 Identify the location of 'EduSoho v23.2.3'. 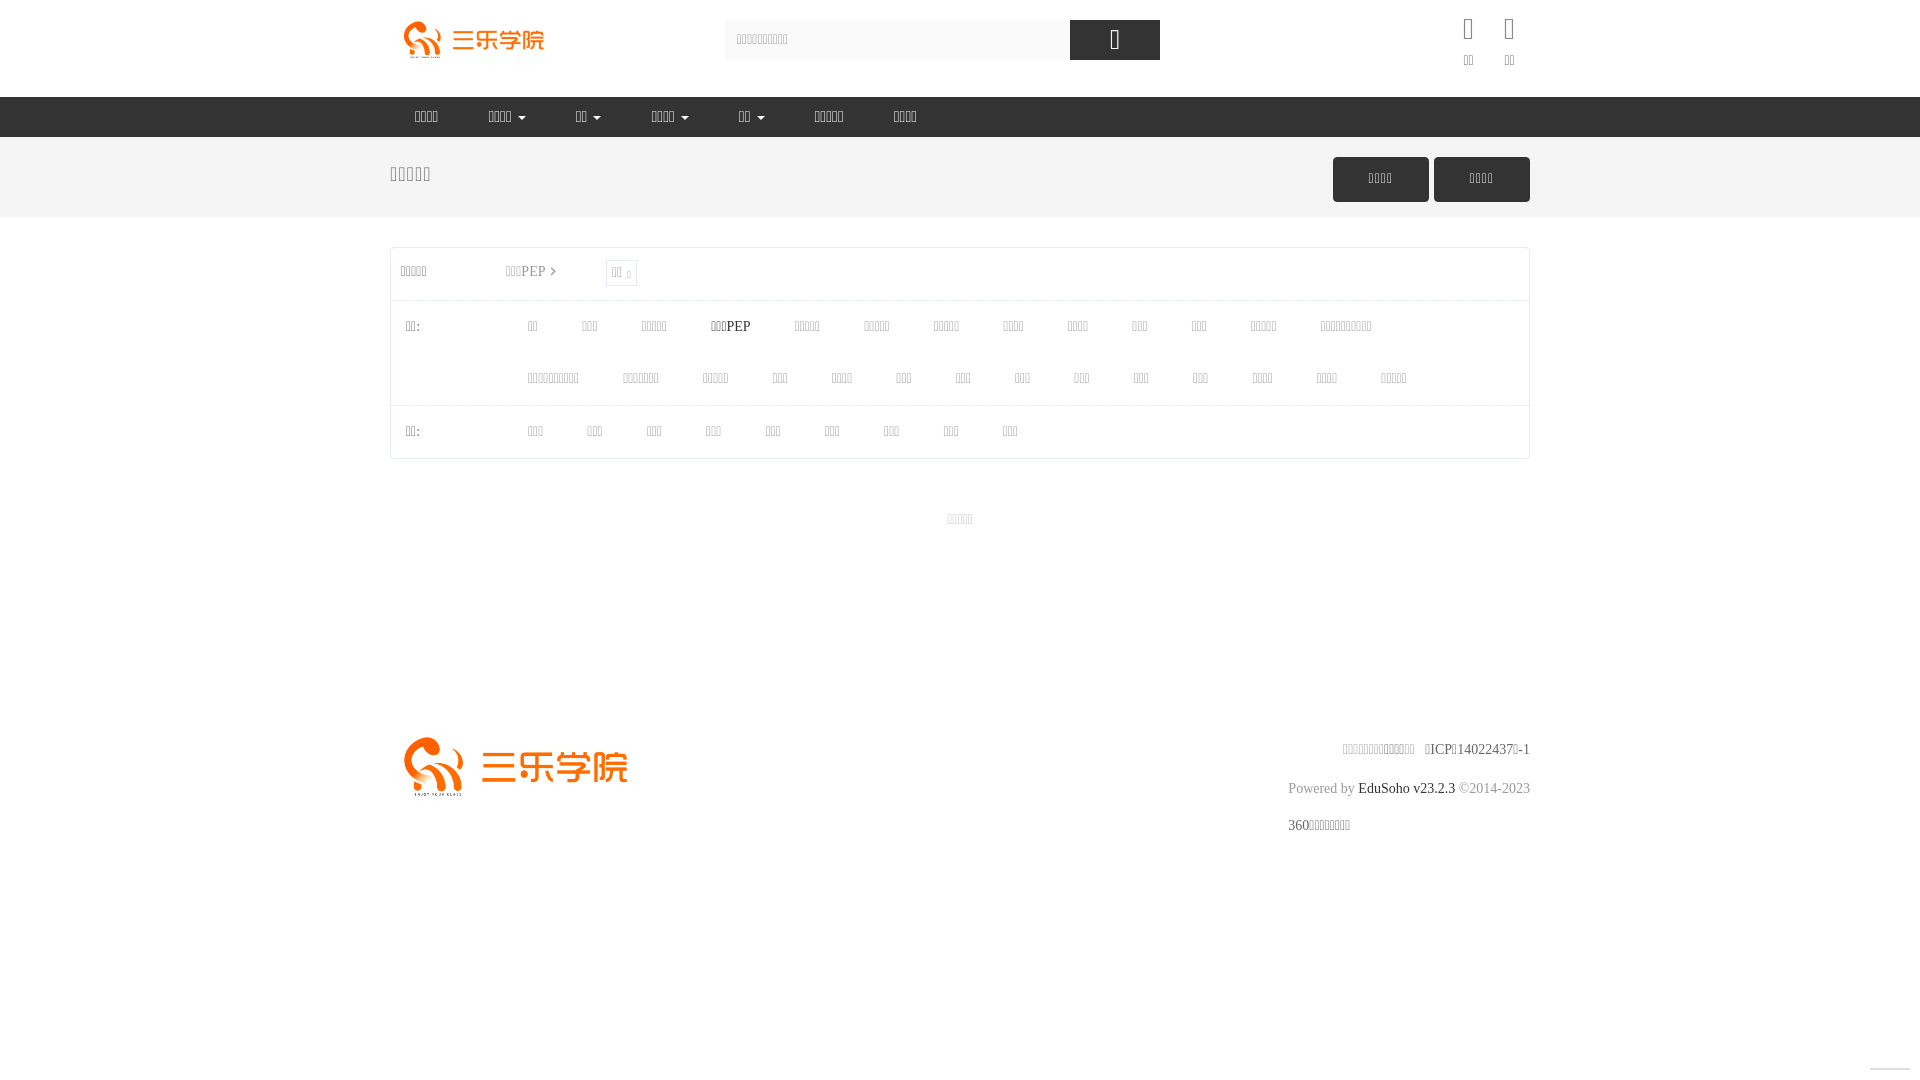
(1405, 787).